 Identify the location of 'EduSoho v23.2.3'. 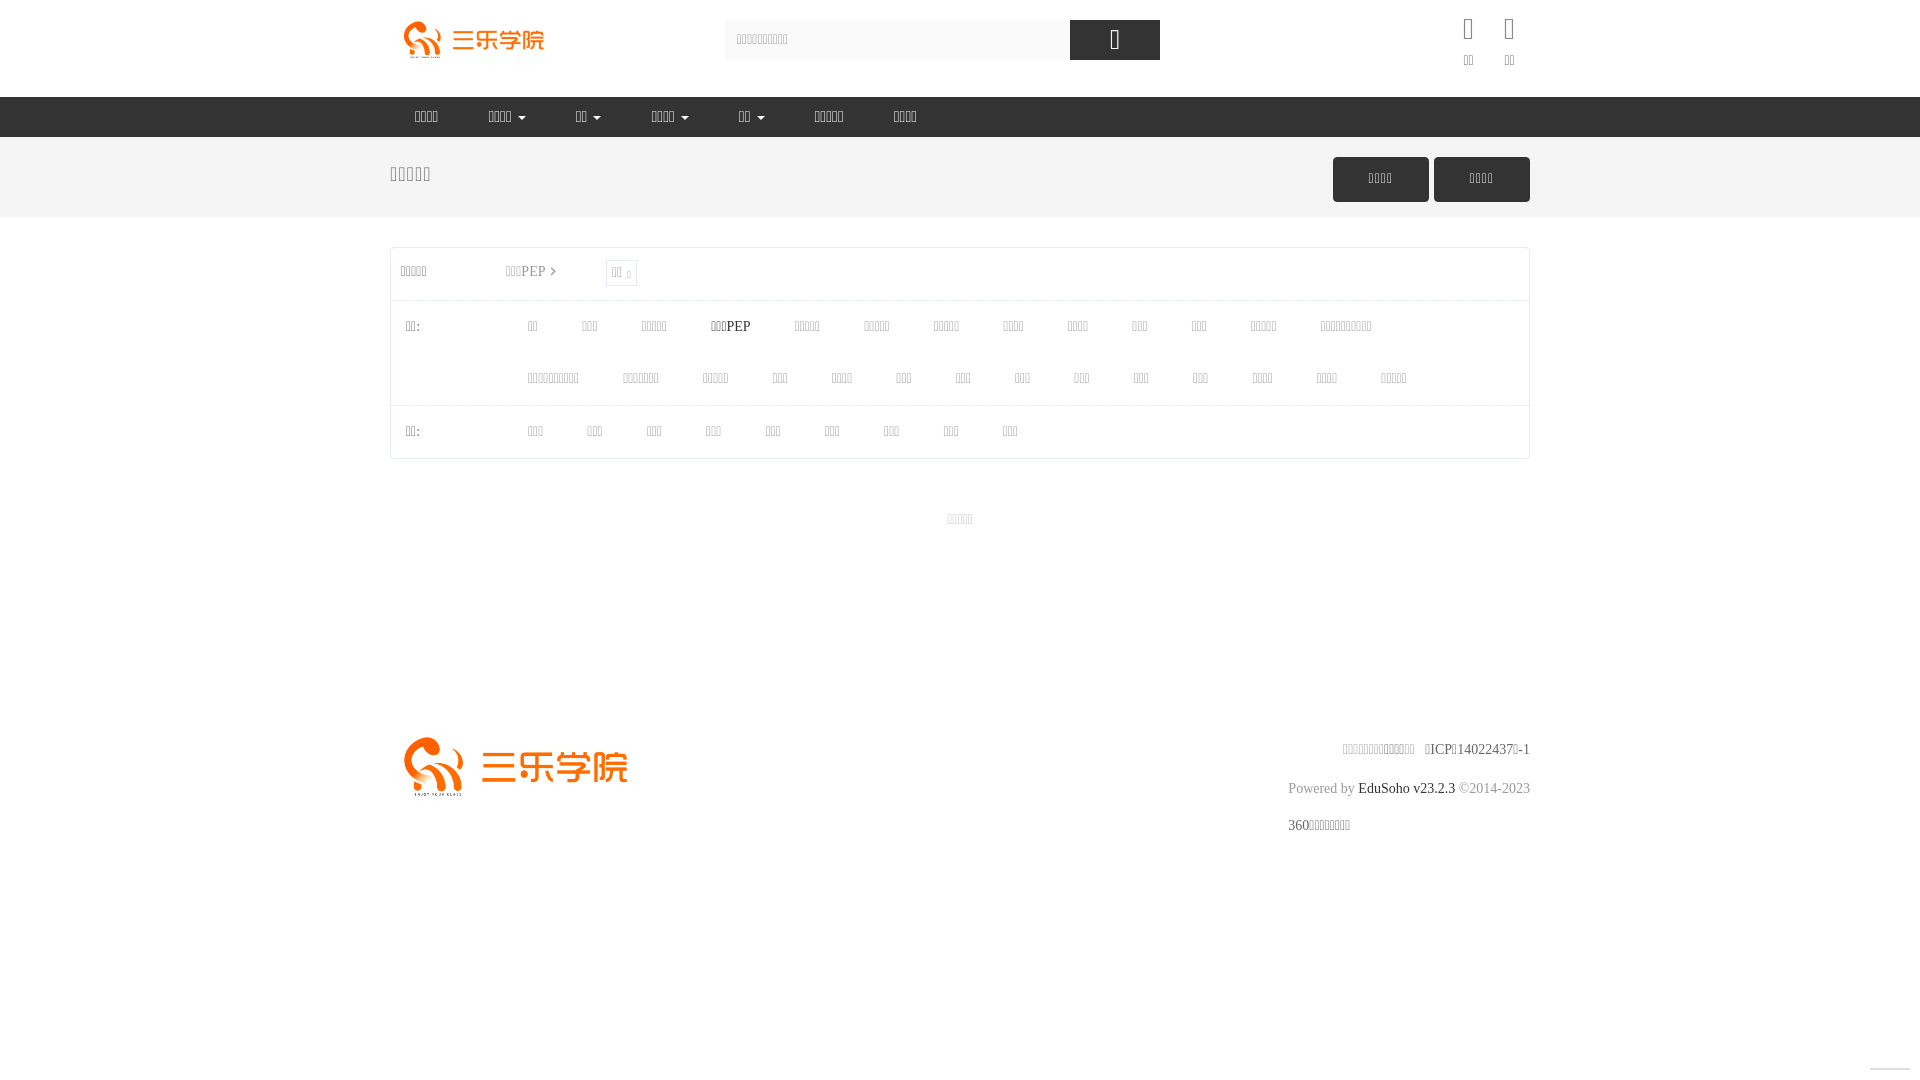
(1405, 787).